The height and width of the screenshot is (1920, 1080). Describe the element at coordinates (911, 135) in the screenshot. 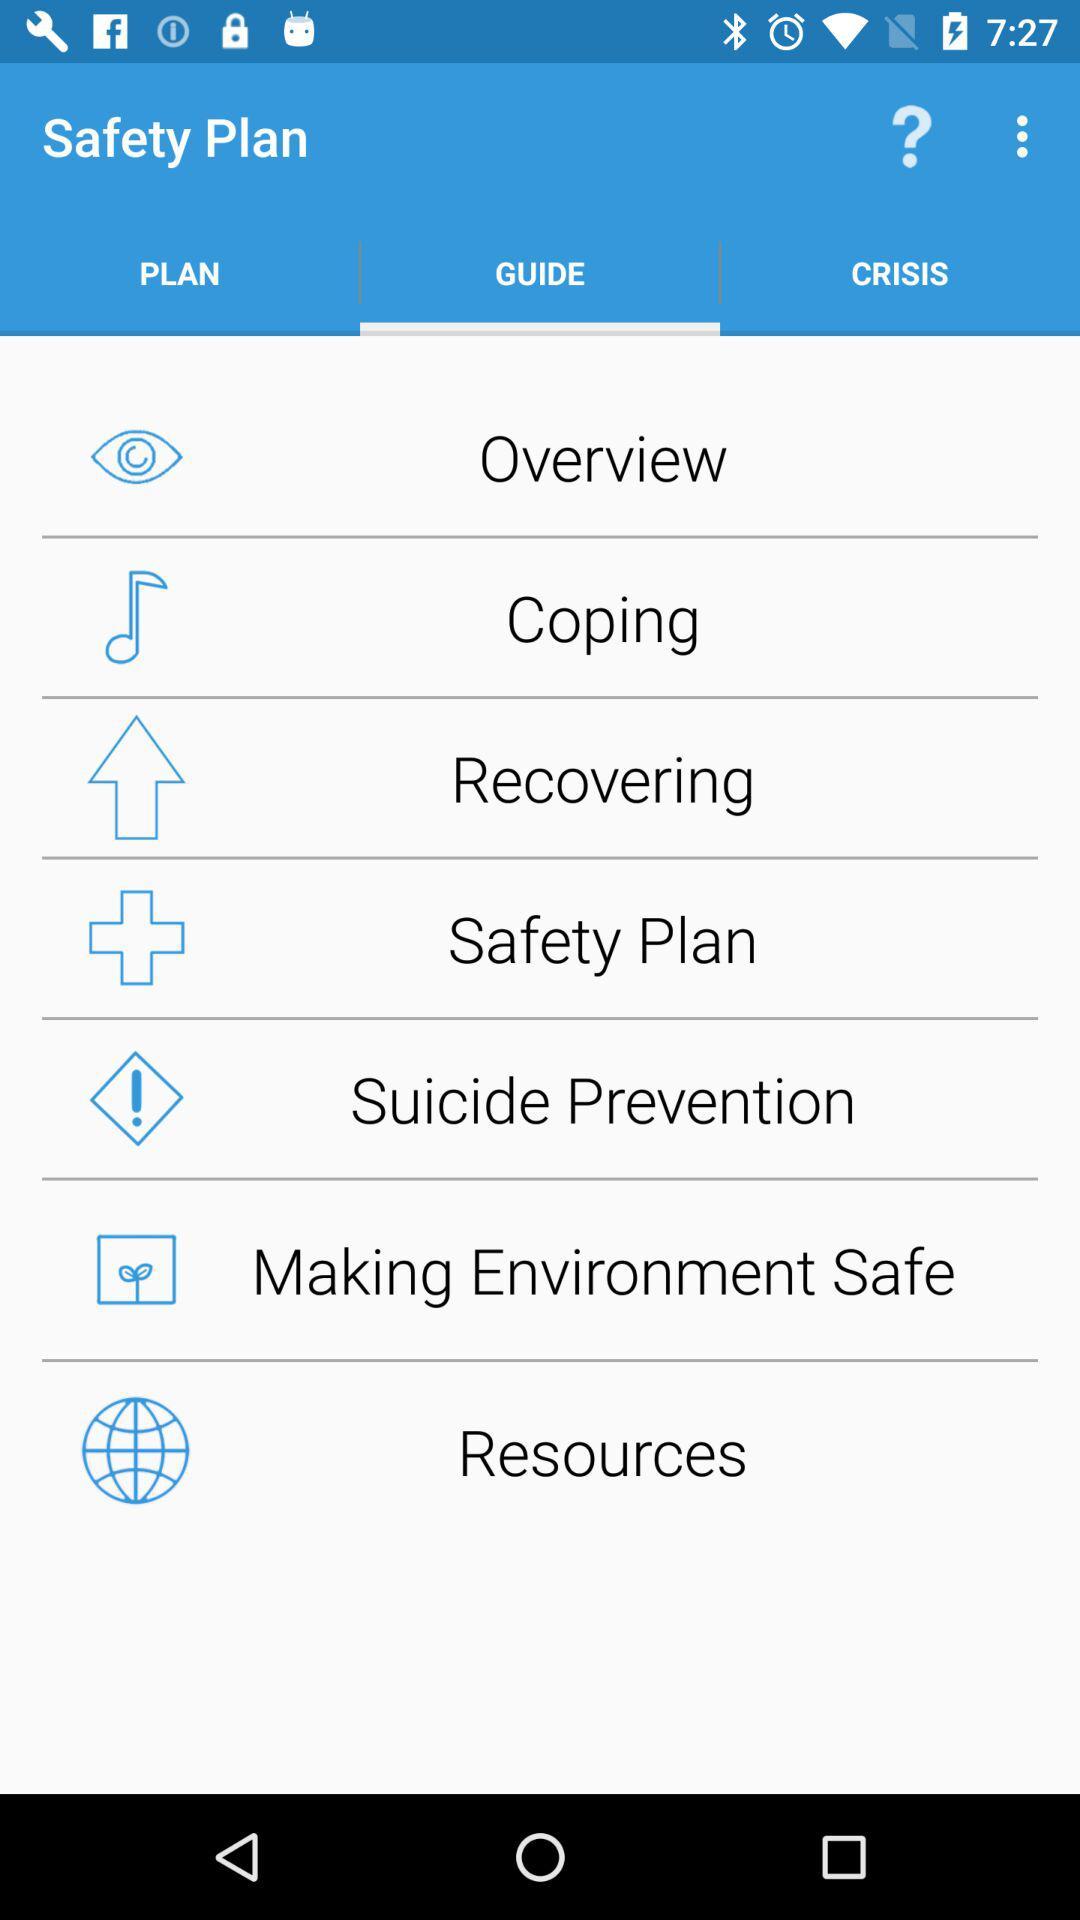

I see `the app next to the guide` at that location.